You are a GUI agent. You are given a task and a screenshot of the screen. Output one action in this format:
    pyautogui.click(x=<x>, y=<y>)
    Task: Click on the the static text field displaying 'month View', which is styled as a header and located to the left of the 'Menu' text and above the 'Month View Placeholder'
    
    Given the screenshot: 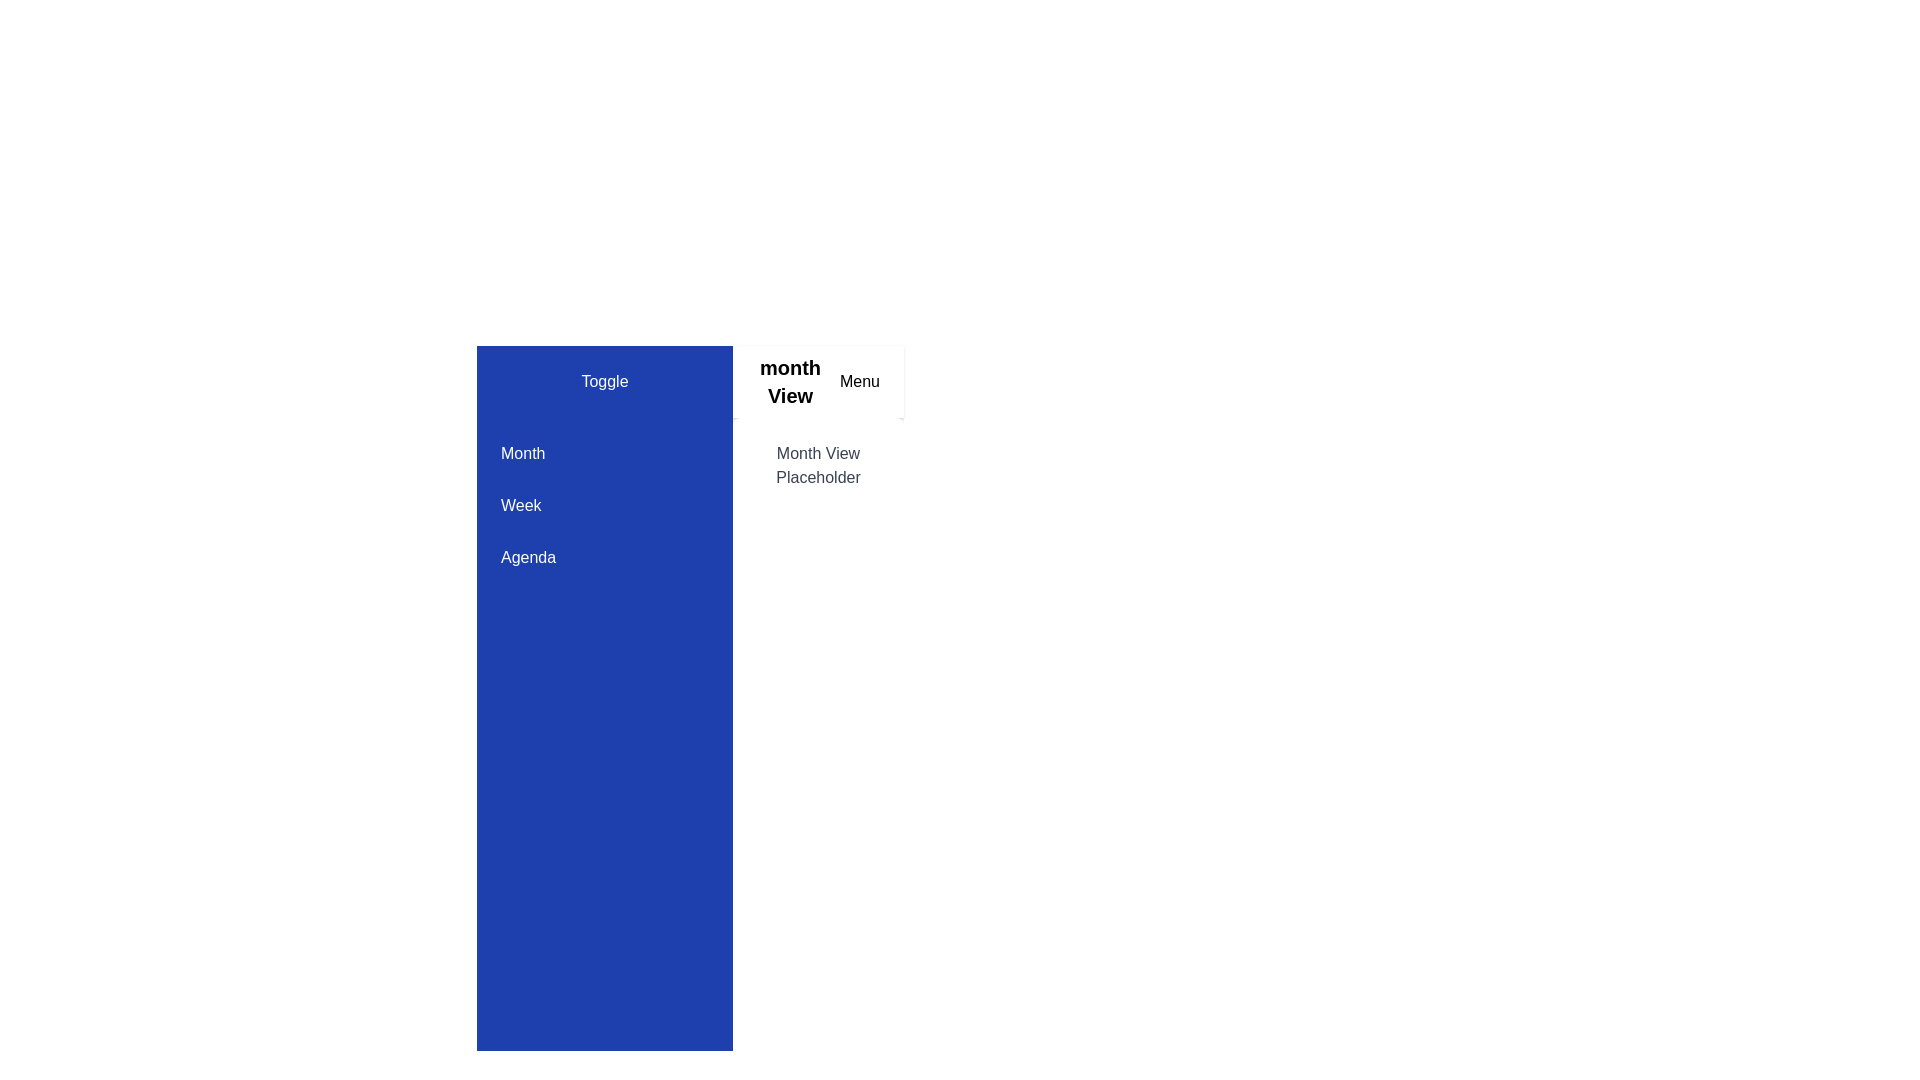 What is the action you would take?
    pyautogui.click(x=789, y=381)
    